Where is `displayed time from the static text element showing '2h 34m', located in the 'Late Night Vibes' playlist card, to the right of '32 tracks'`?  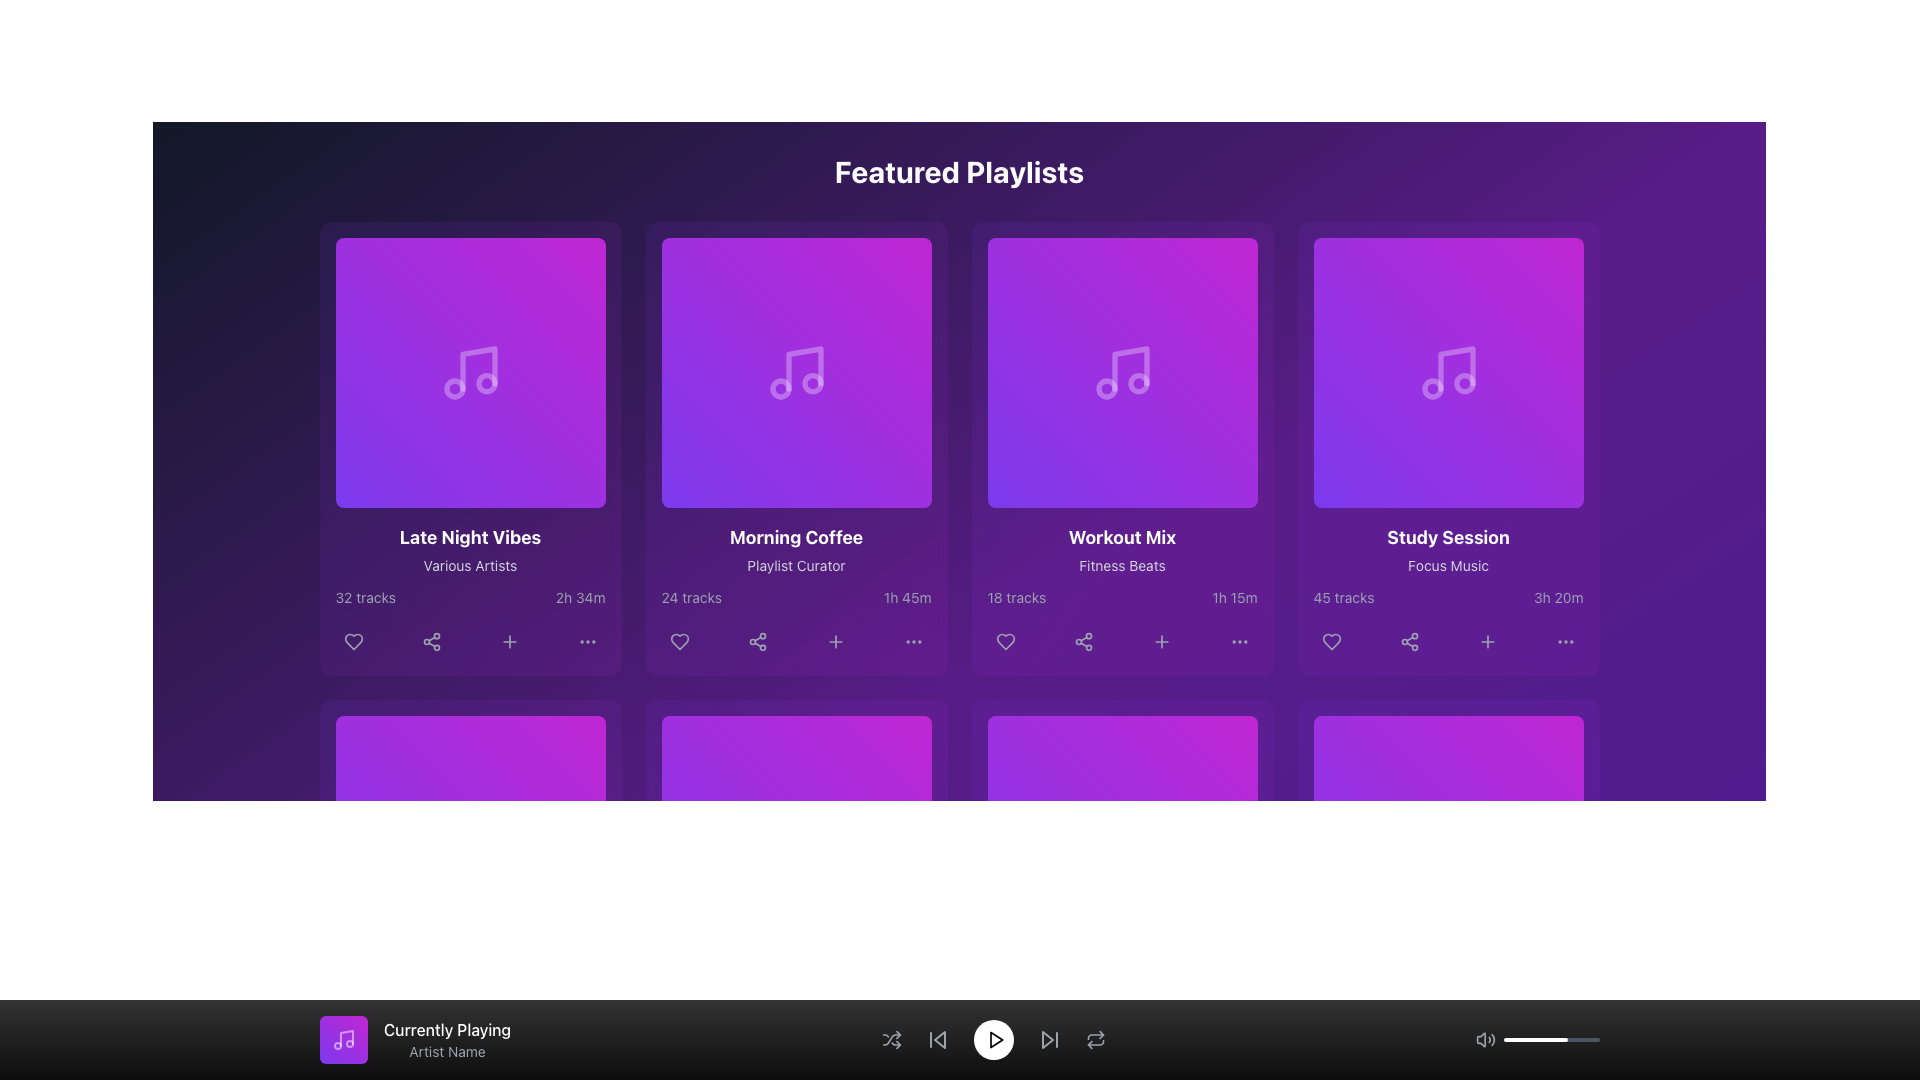 displayed time from the static text element showing '2h 34m', located in the 'Late Night Vibes' playlist card, to the right of '32 tracks' is located at coordinates (579, 596).